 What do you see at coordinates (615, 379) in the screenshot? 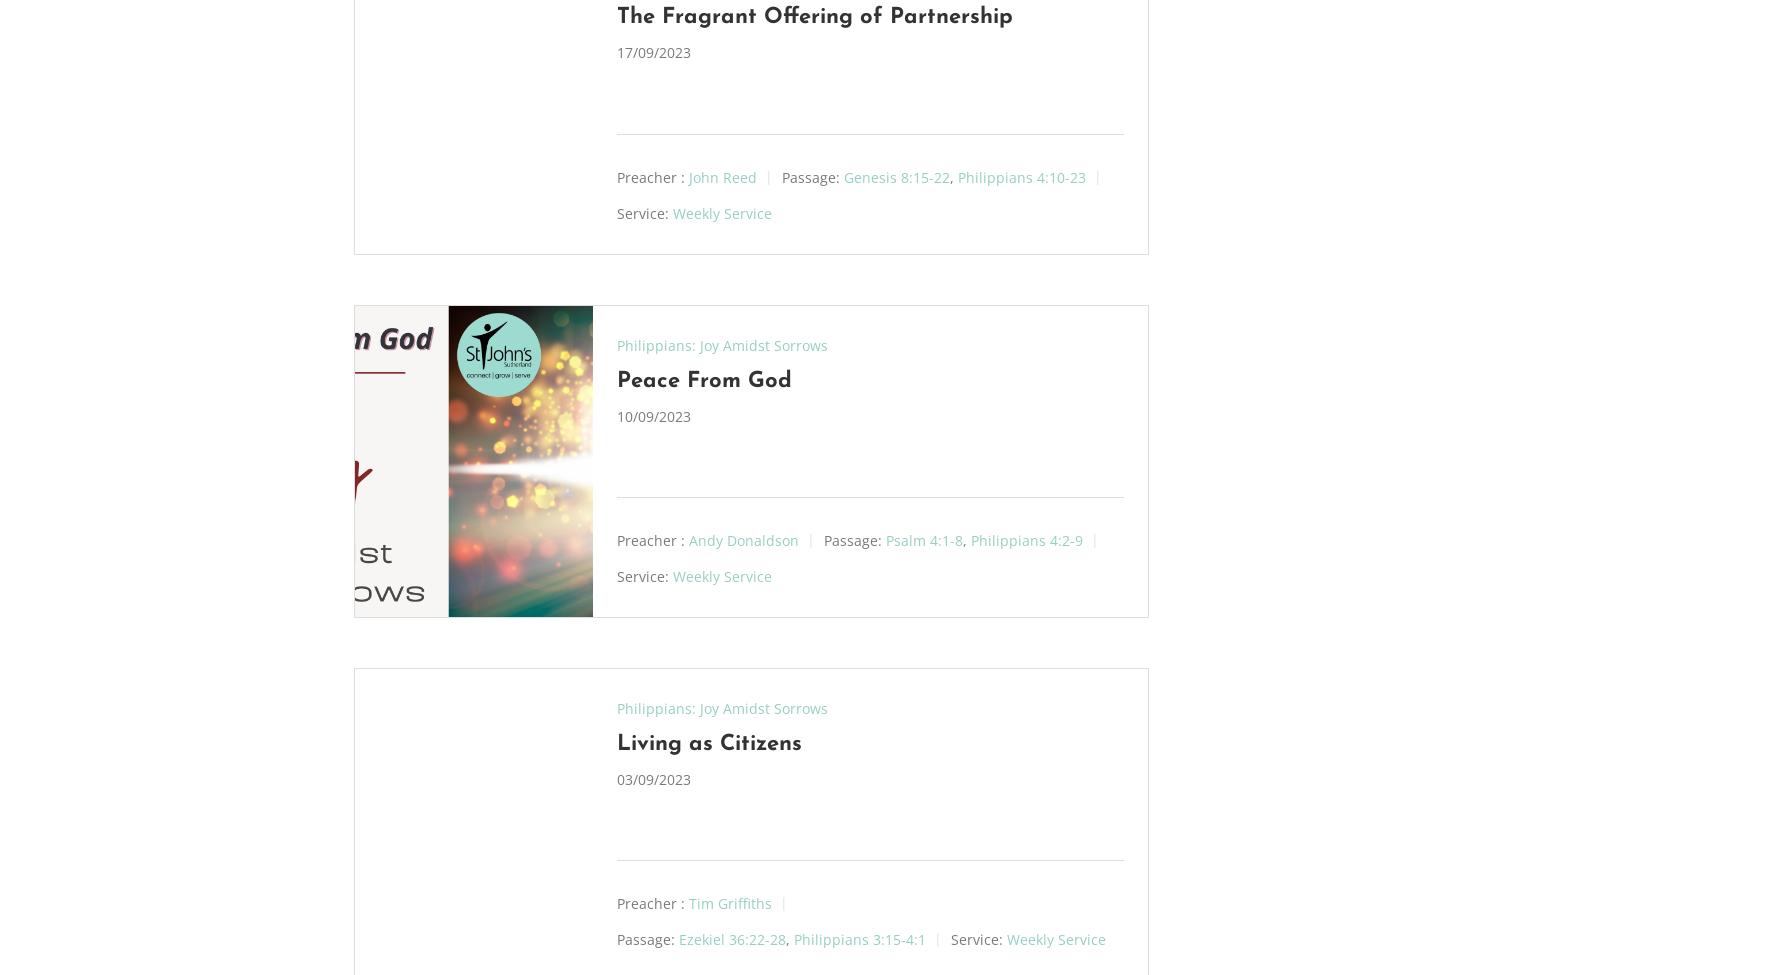
I see `'Peace From God'` at bounding box center [615, 379].